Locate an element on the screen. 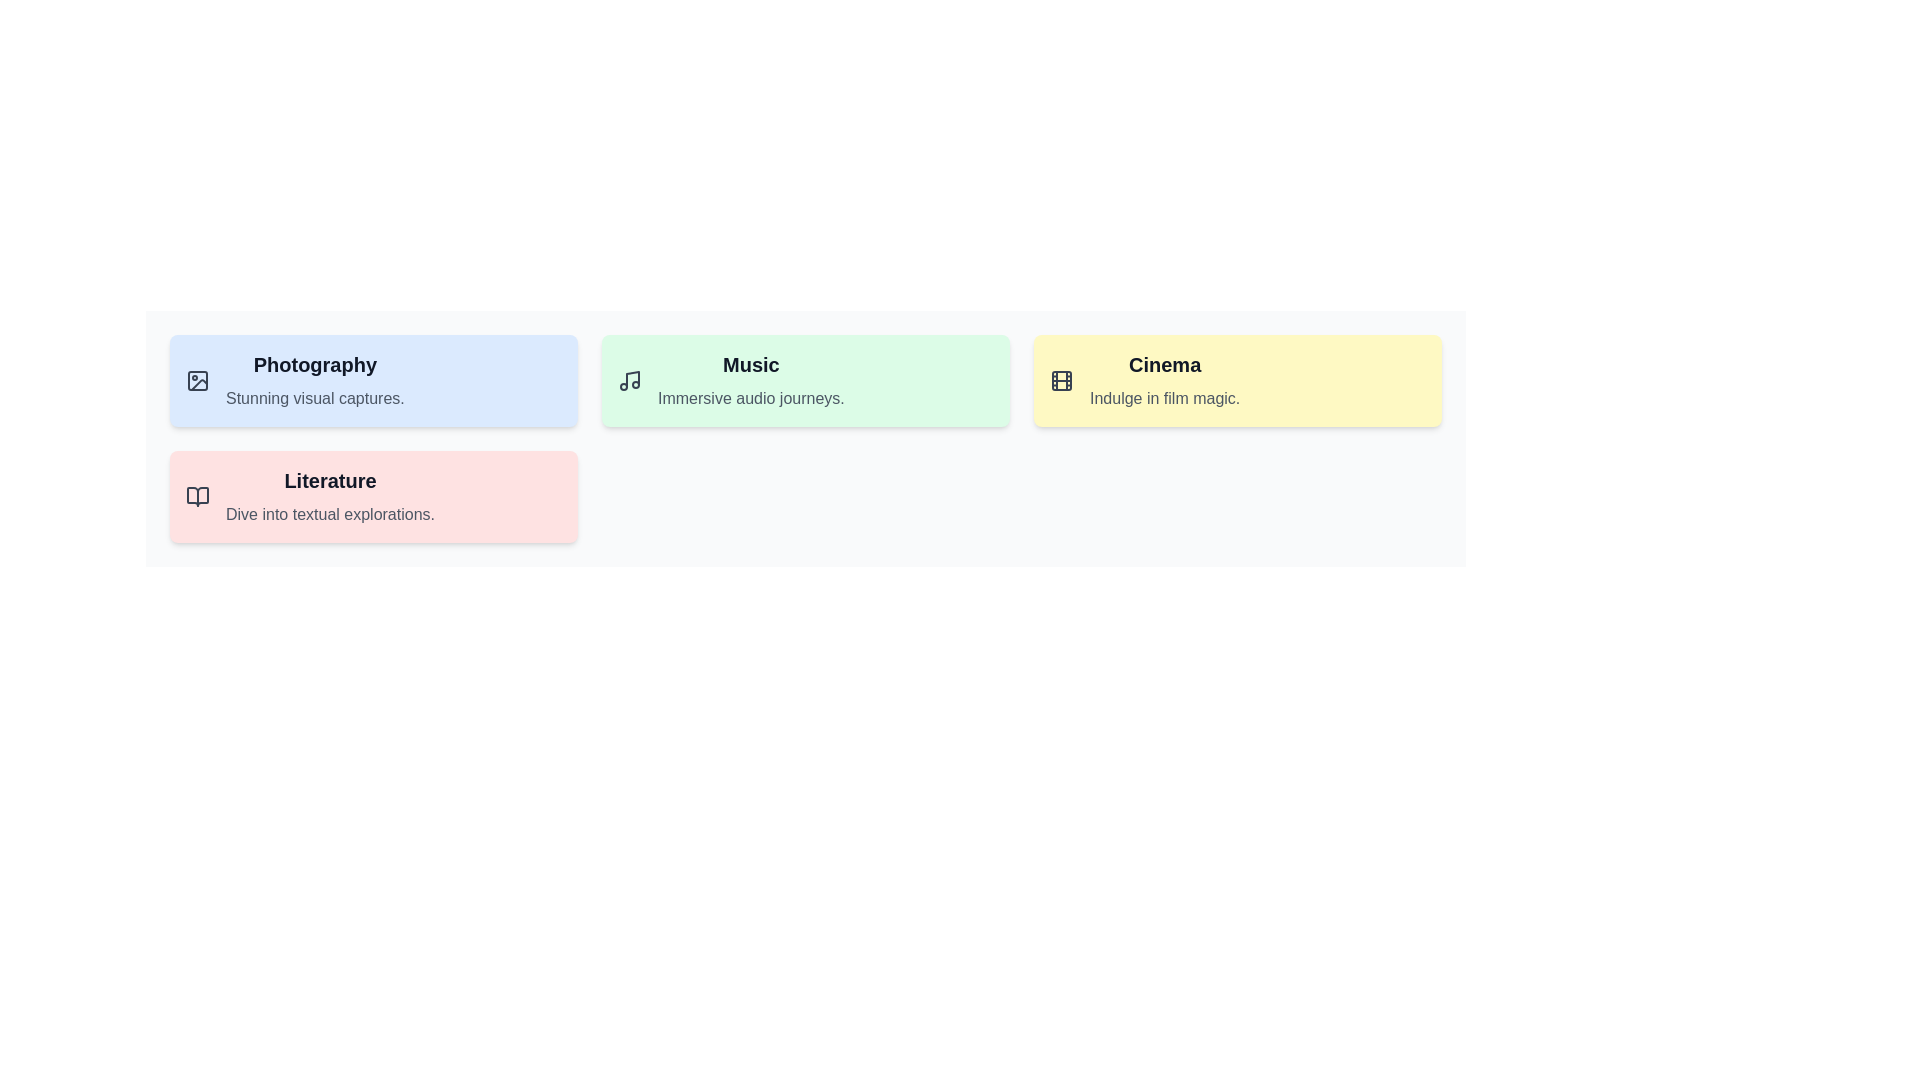 Image resolution: width=1920 pixels, height=1080 pixels. descriptive text label located below the 'Music' title within the second card of a horizontally arranged series of cards is located at coordinates (750, 398).